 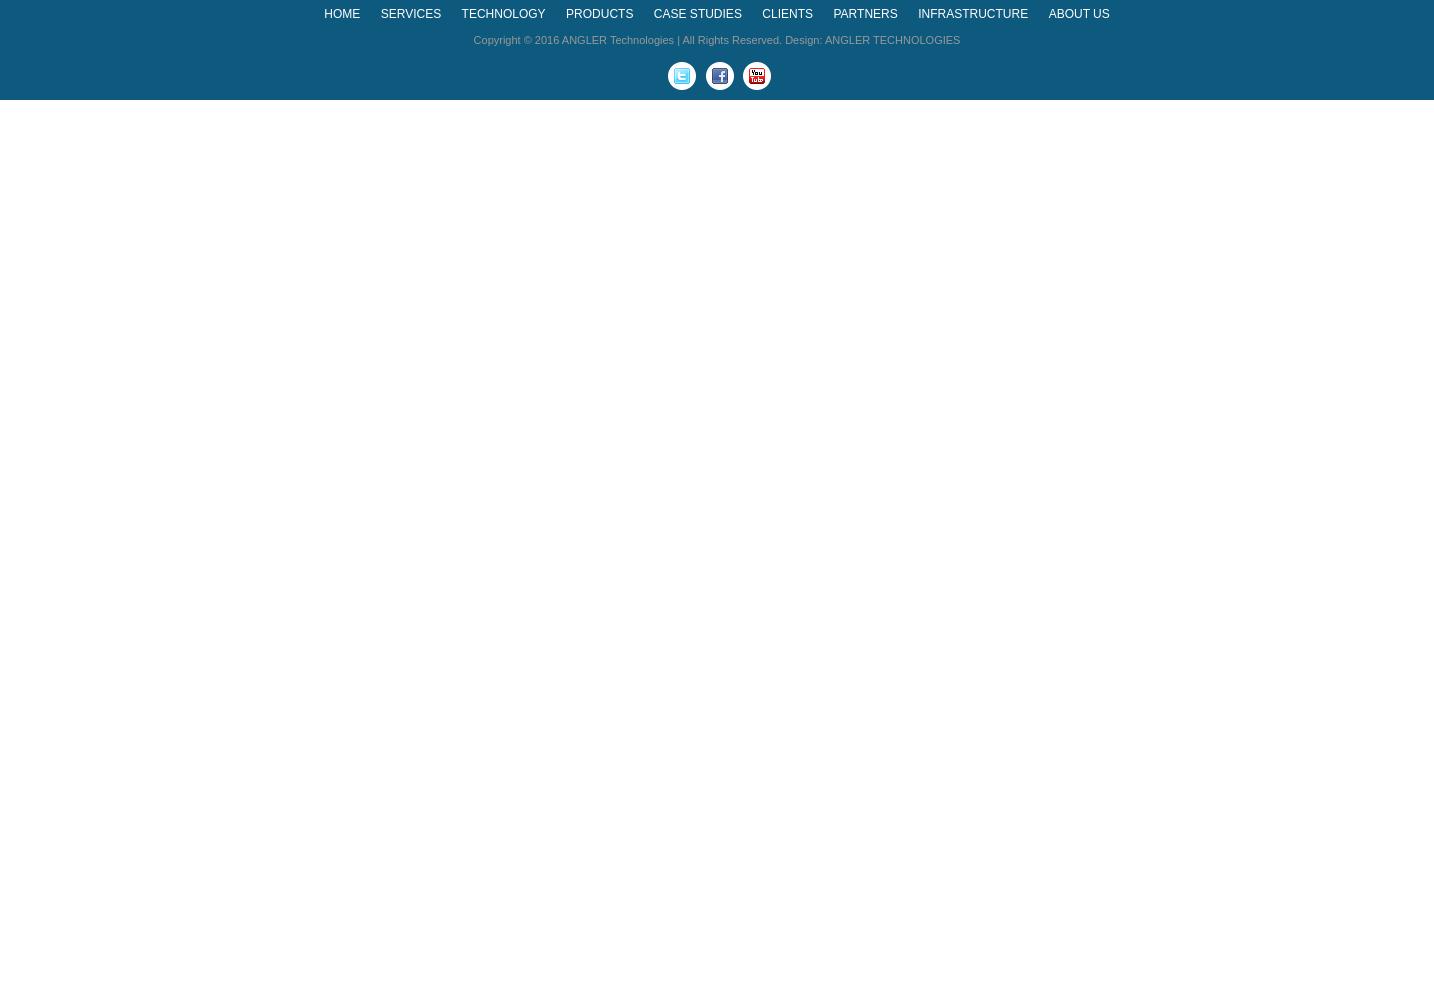 What do you see at coordinates (891, 39) in the screenshot?
I see `'ANGLER TECHNOLOGIES'` at bounding box center [891, 39].